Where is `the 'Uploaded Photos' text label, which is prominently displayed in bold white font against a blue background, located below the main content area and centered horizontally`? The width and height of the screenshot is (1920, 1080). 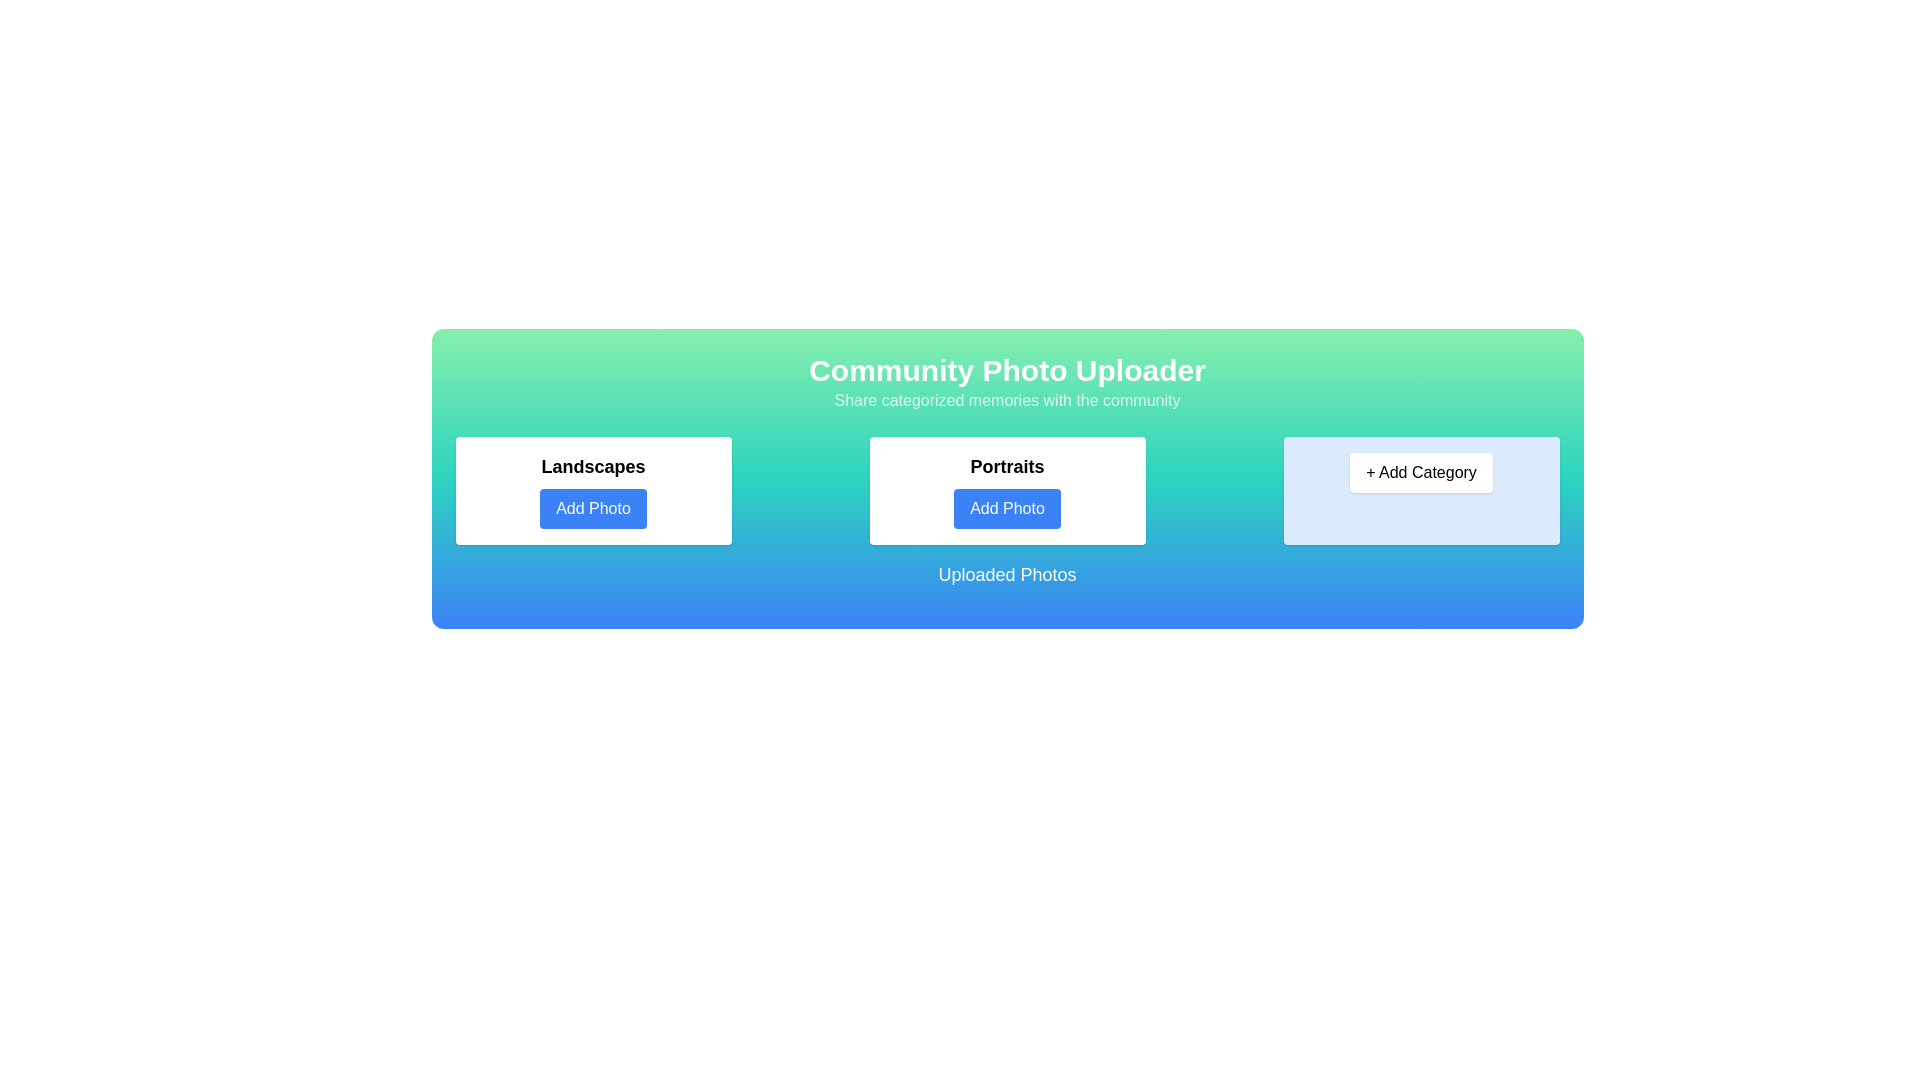 the 'Uploaded Photos' text label, which is prominently displayed in bold white font against a blue background, located below the main content area and centered horizontally is located at coordinates (1007, 574).